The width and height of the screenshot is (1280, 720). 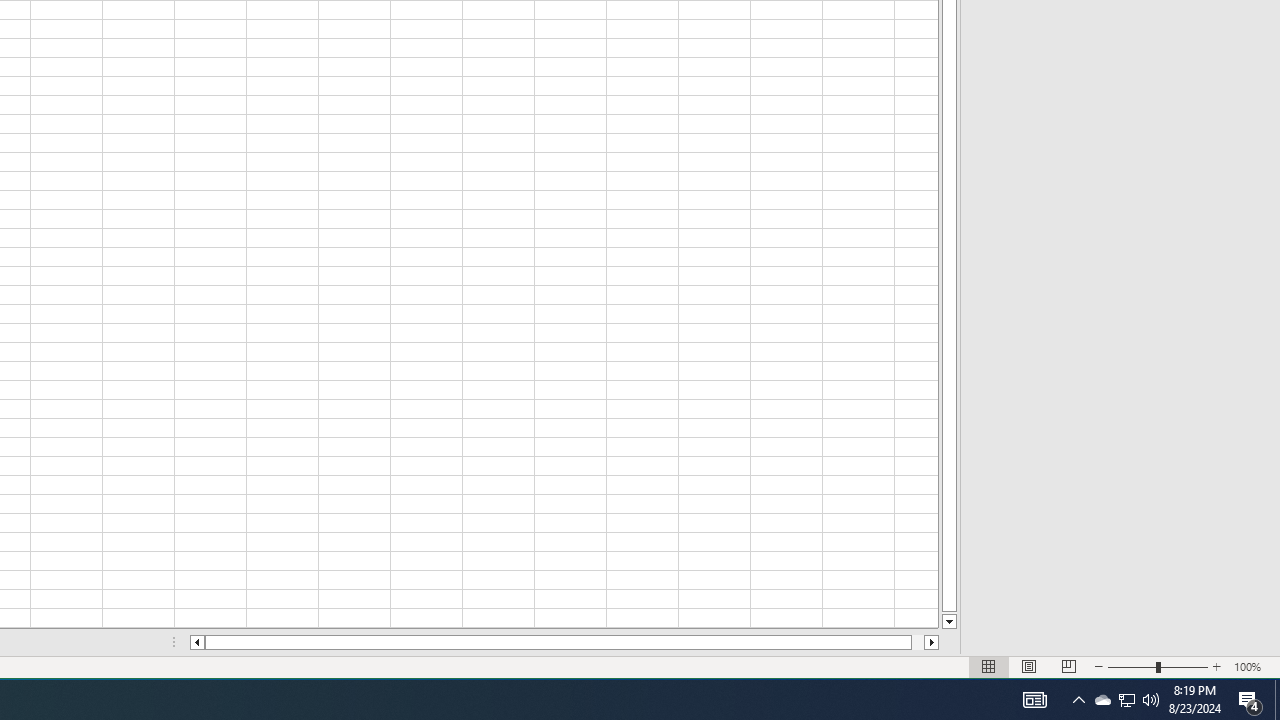 I want to click on 'Page right', so click(x=931, y=642).